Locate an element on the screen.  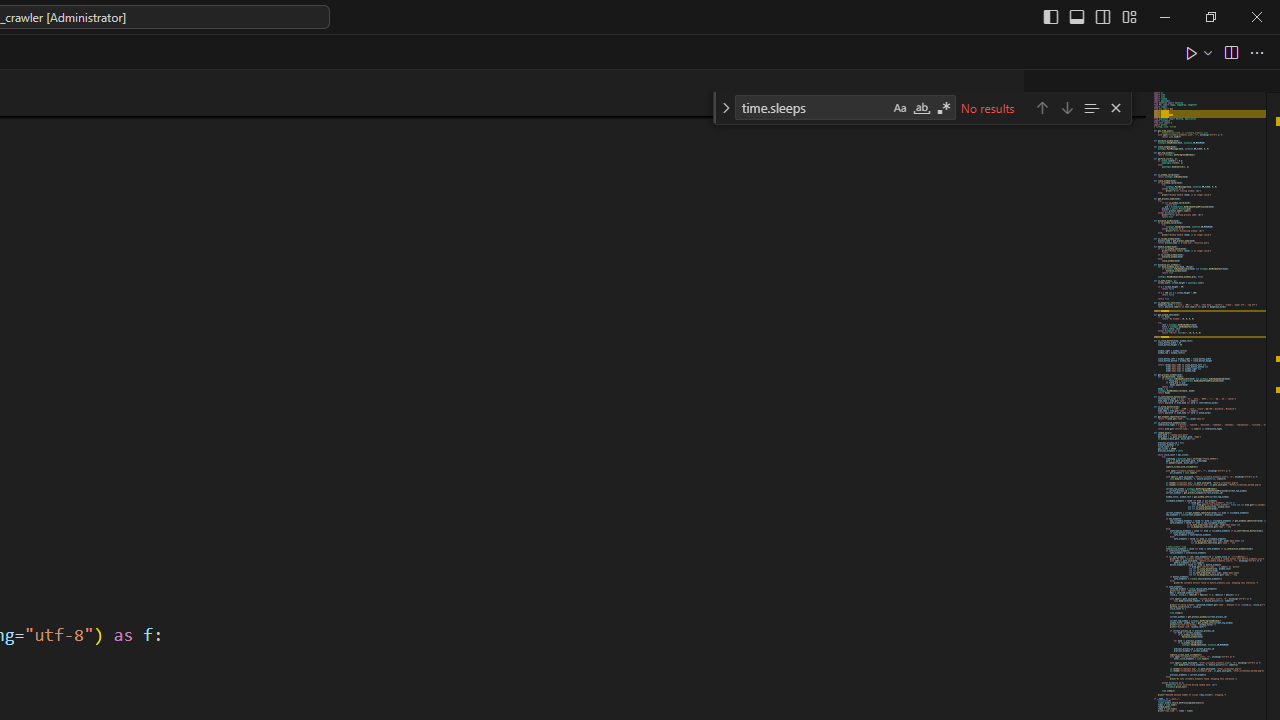
'Toggle Primary Side Bar (Ctrl+B)' is located at coordinates (1049, 16).